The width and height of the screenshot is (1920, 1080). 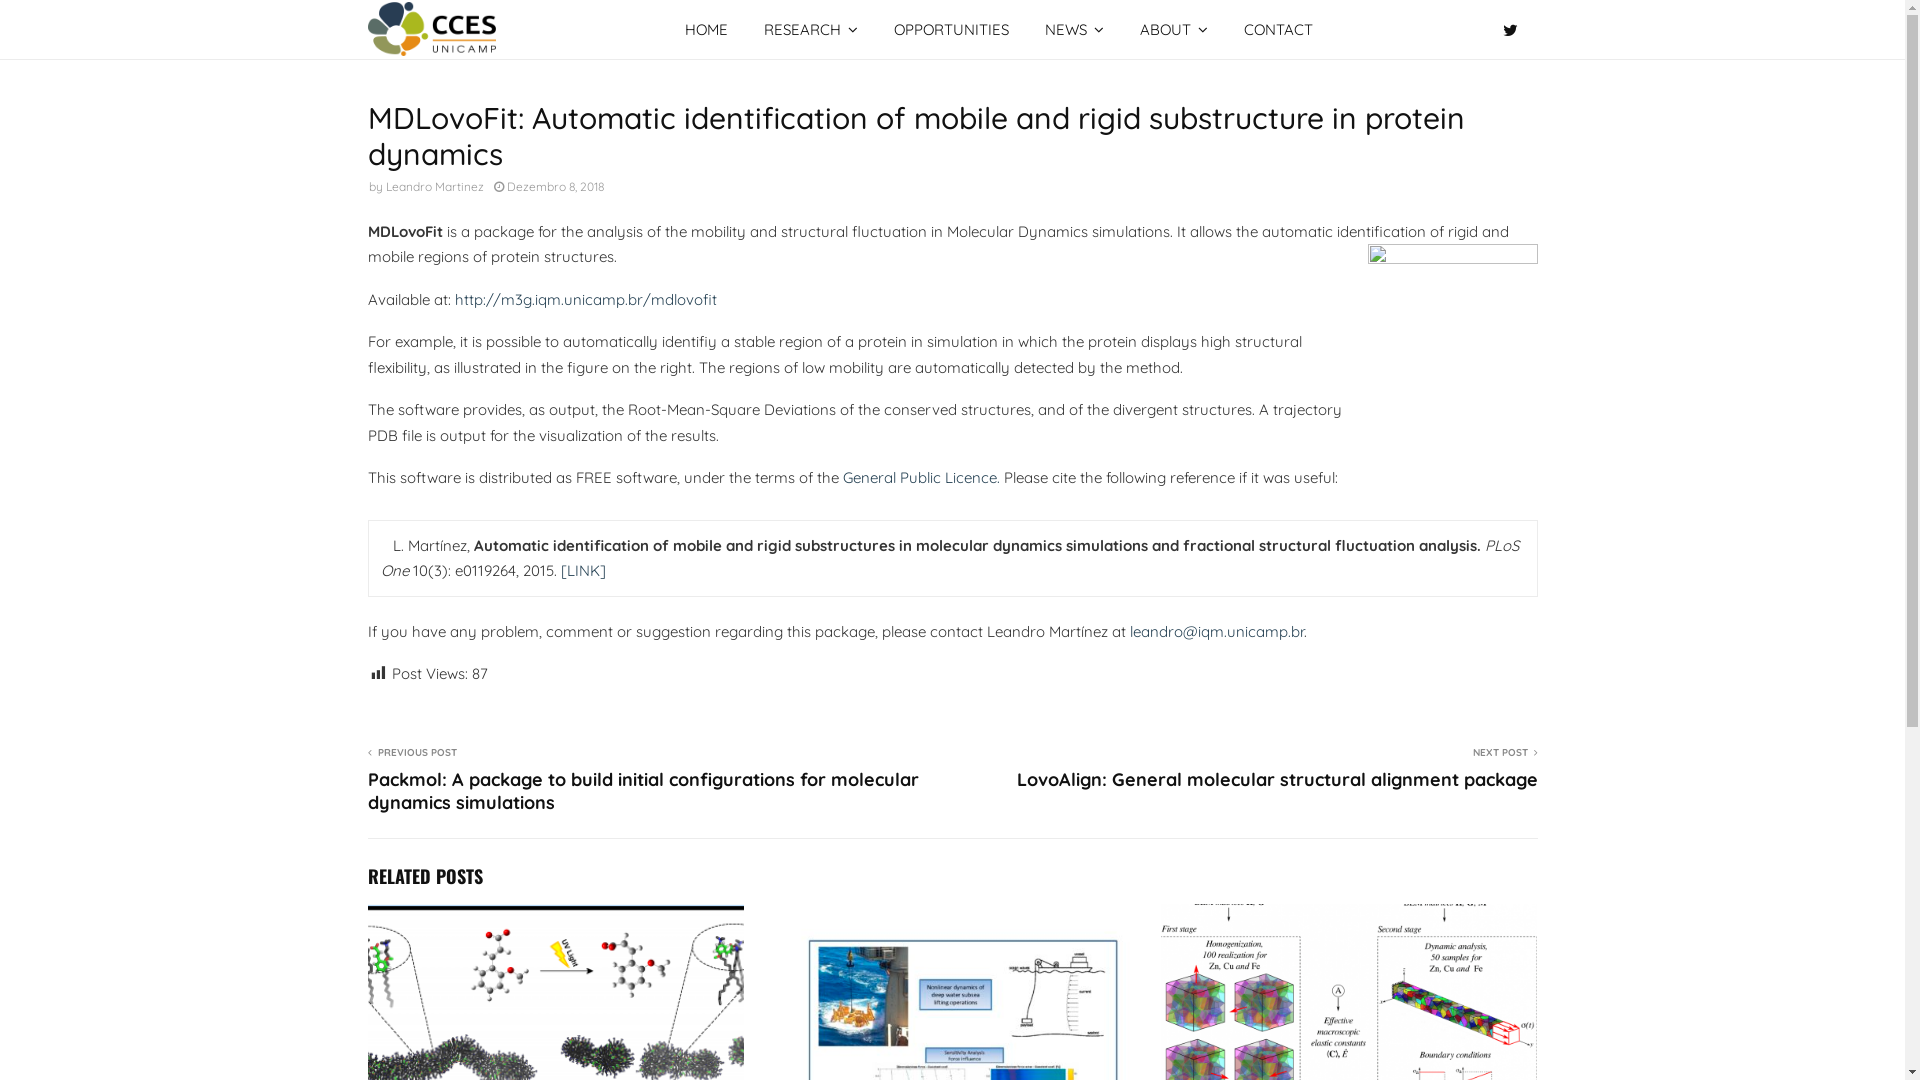 I want to click on 'LovoAlign: General molecular structural alignment package', so click(x=1275, y=778).